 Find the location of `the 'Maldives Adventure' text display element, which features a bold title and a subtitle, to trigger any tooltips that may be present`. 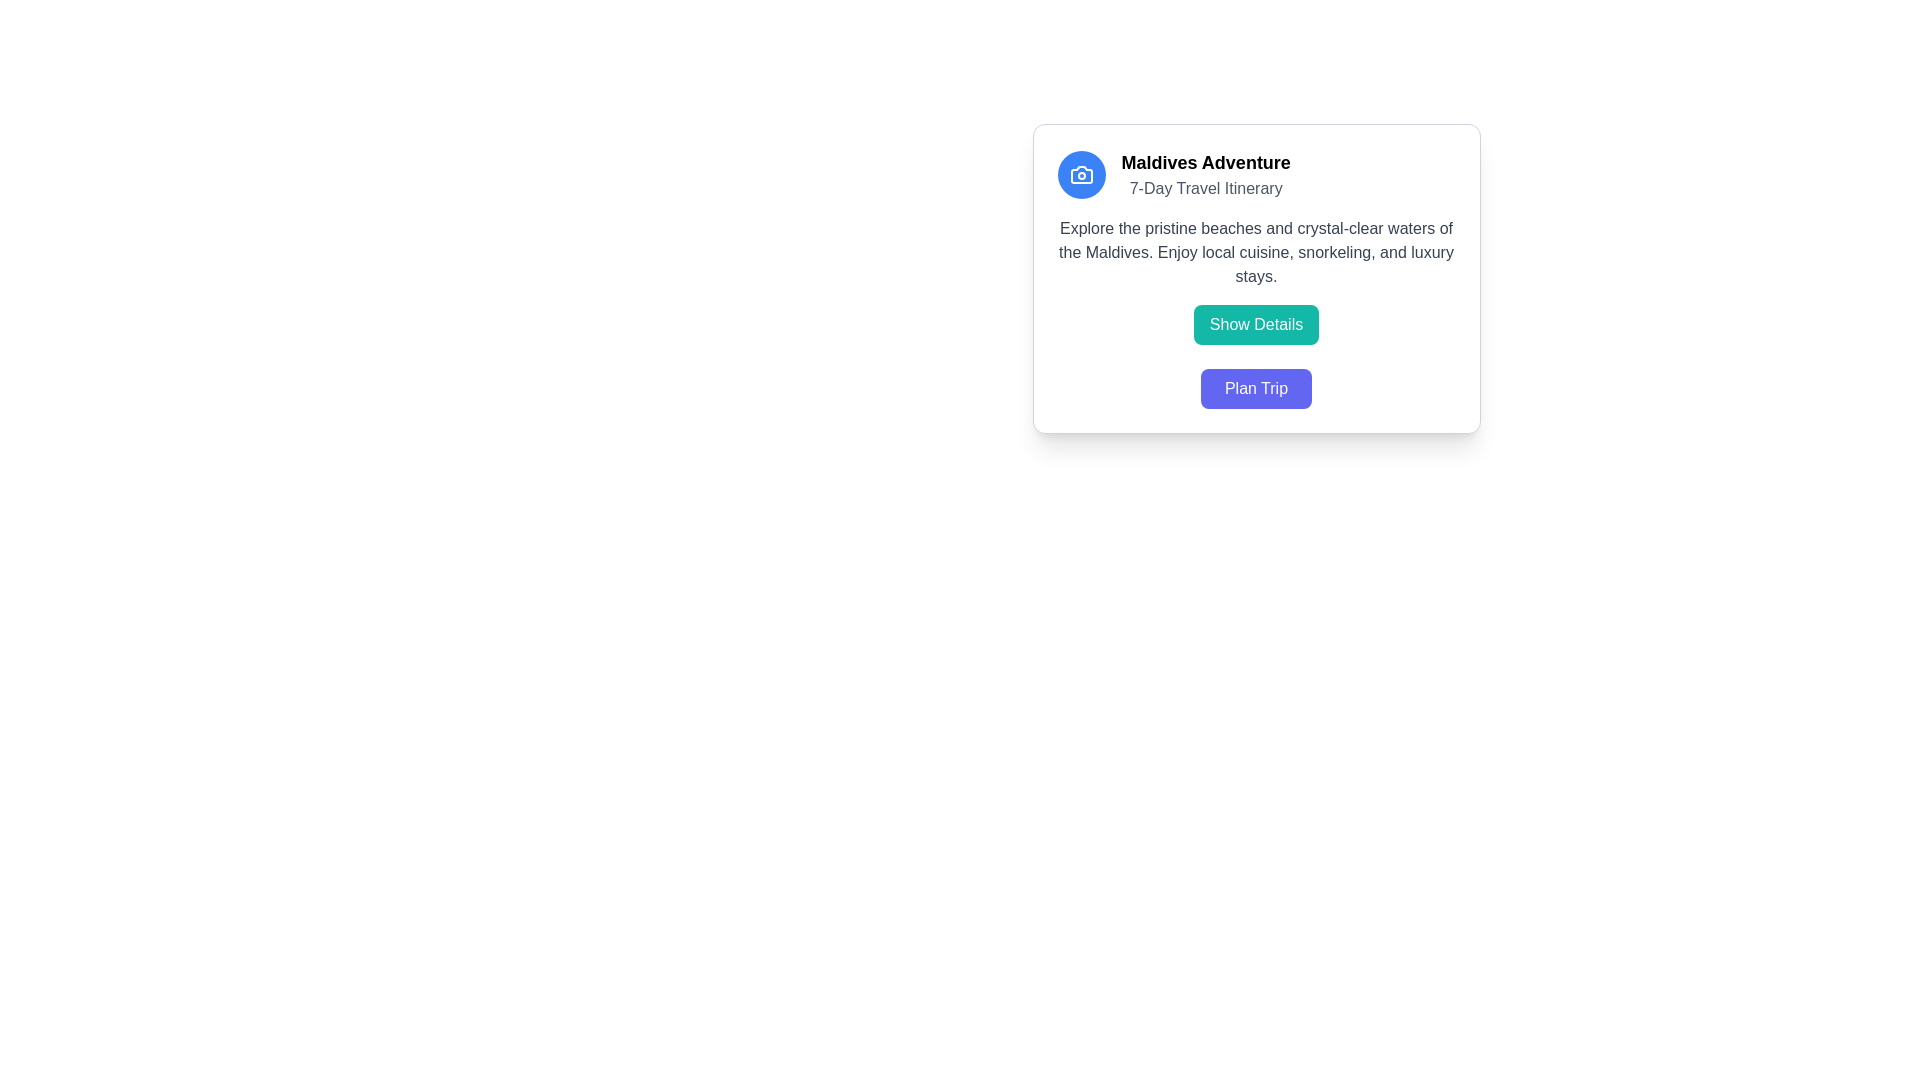

the 'Maldives Adventure' text display element, which features a bold title and a subtitle, to trigger any tooltips that may be present is located at coordinates (1205, 173).